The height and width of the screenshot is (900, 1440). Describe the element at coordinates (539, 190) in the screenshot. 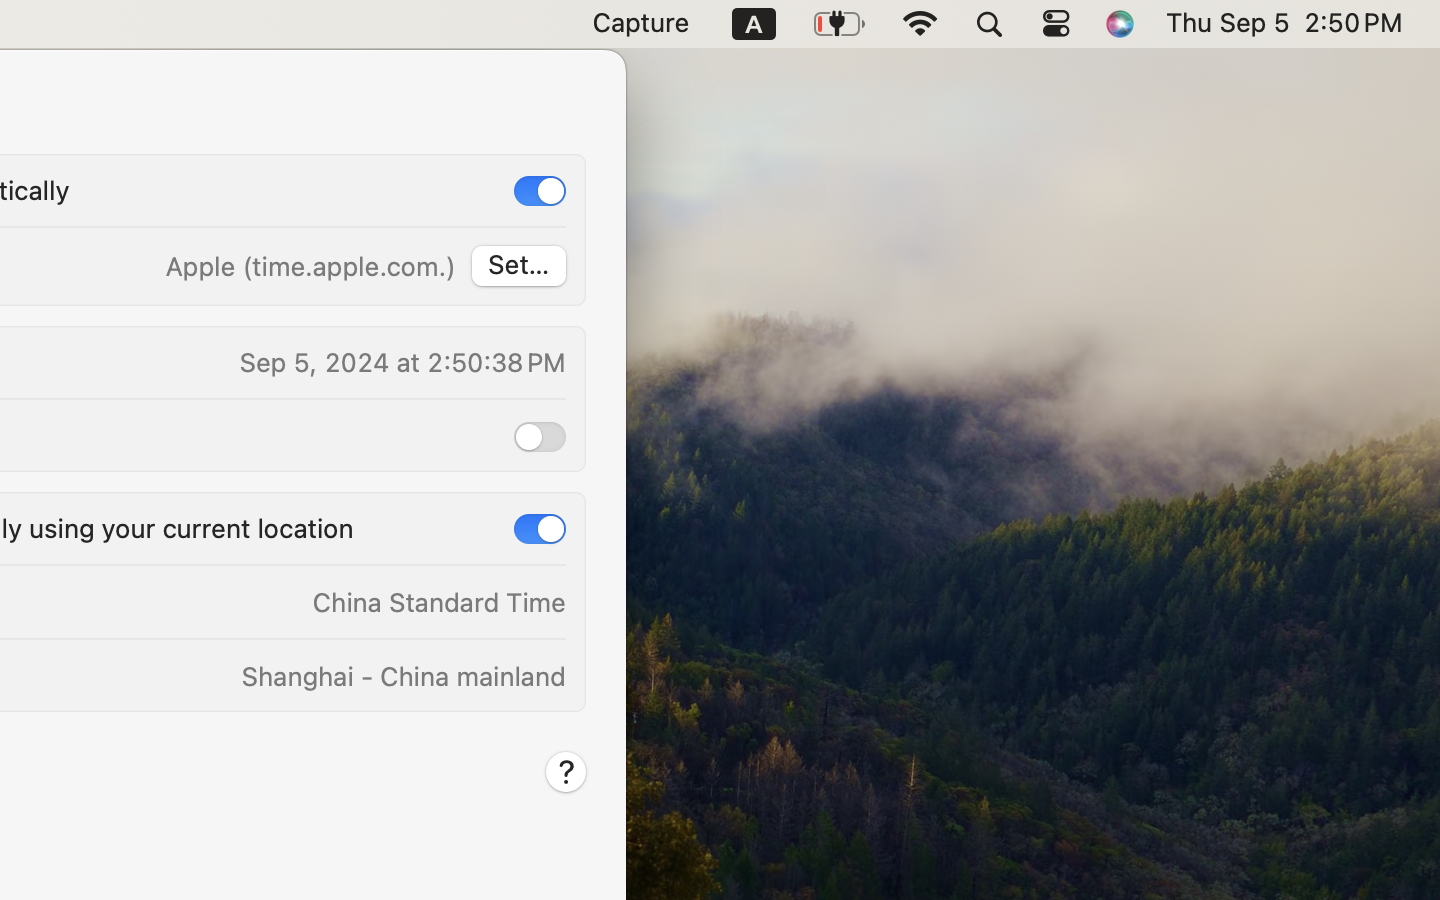

I see `'1'` at that location.